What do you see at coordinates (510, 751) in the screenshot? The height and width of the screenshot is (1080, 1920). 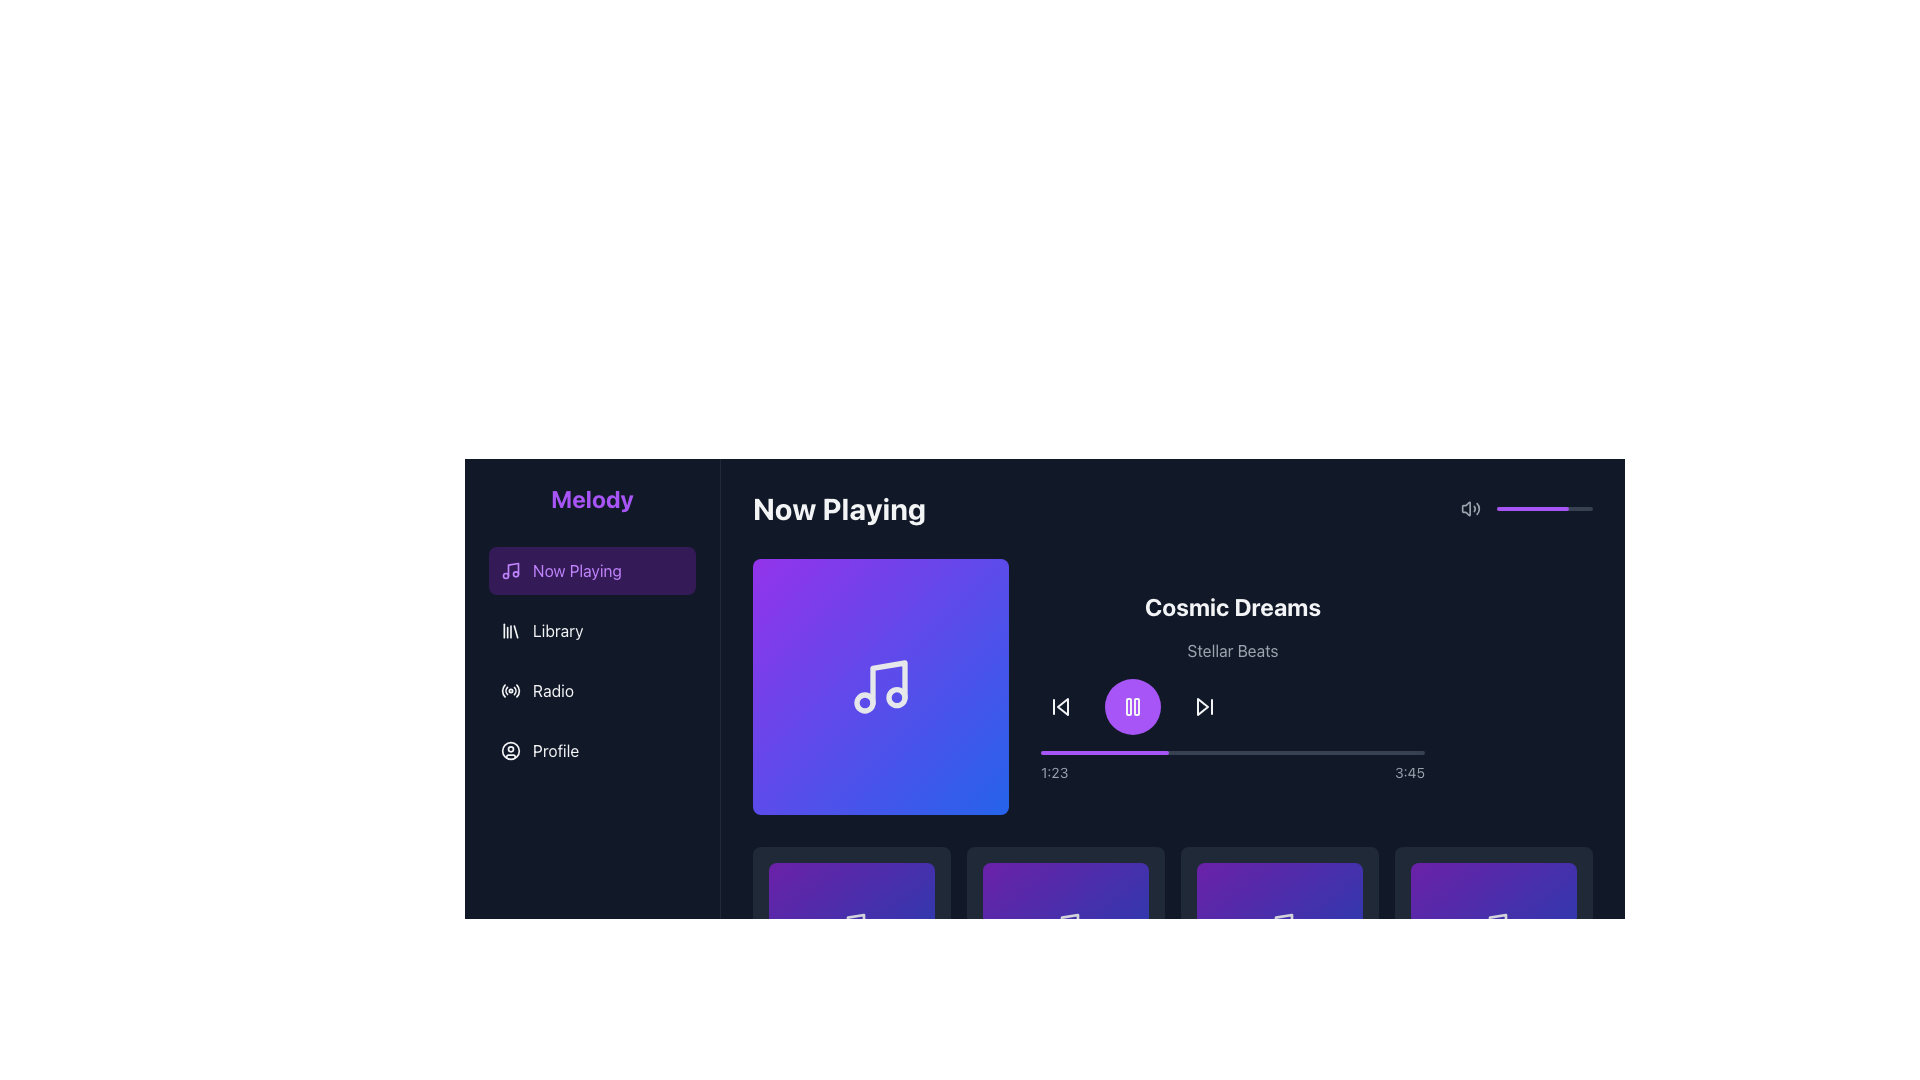 I see `the user profile icon located` at bounding box center [510, 751].